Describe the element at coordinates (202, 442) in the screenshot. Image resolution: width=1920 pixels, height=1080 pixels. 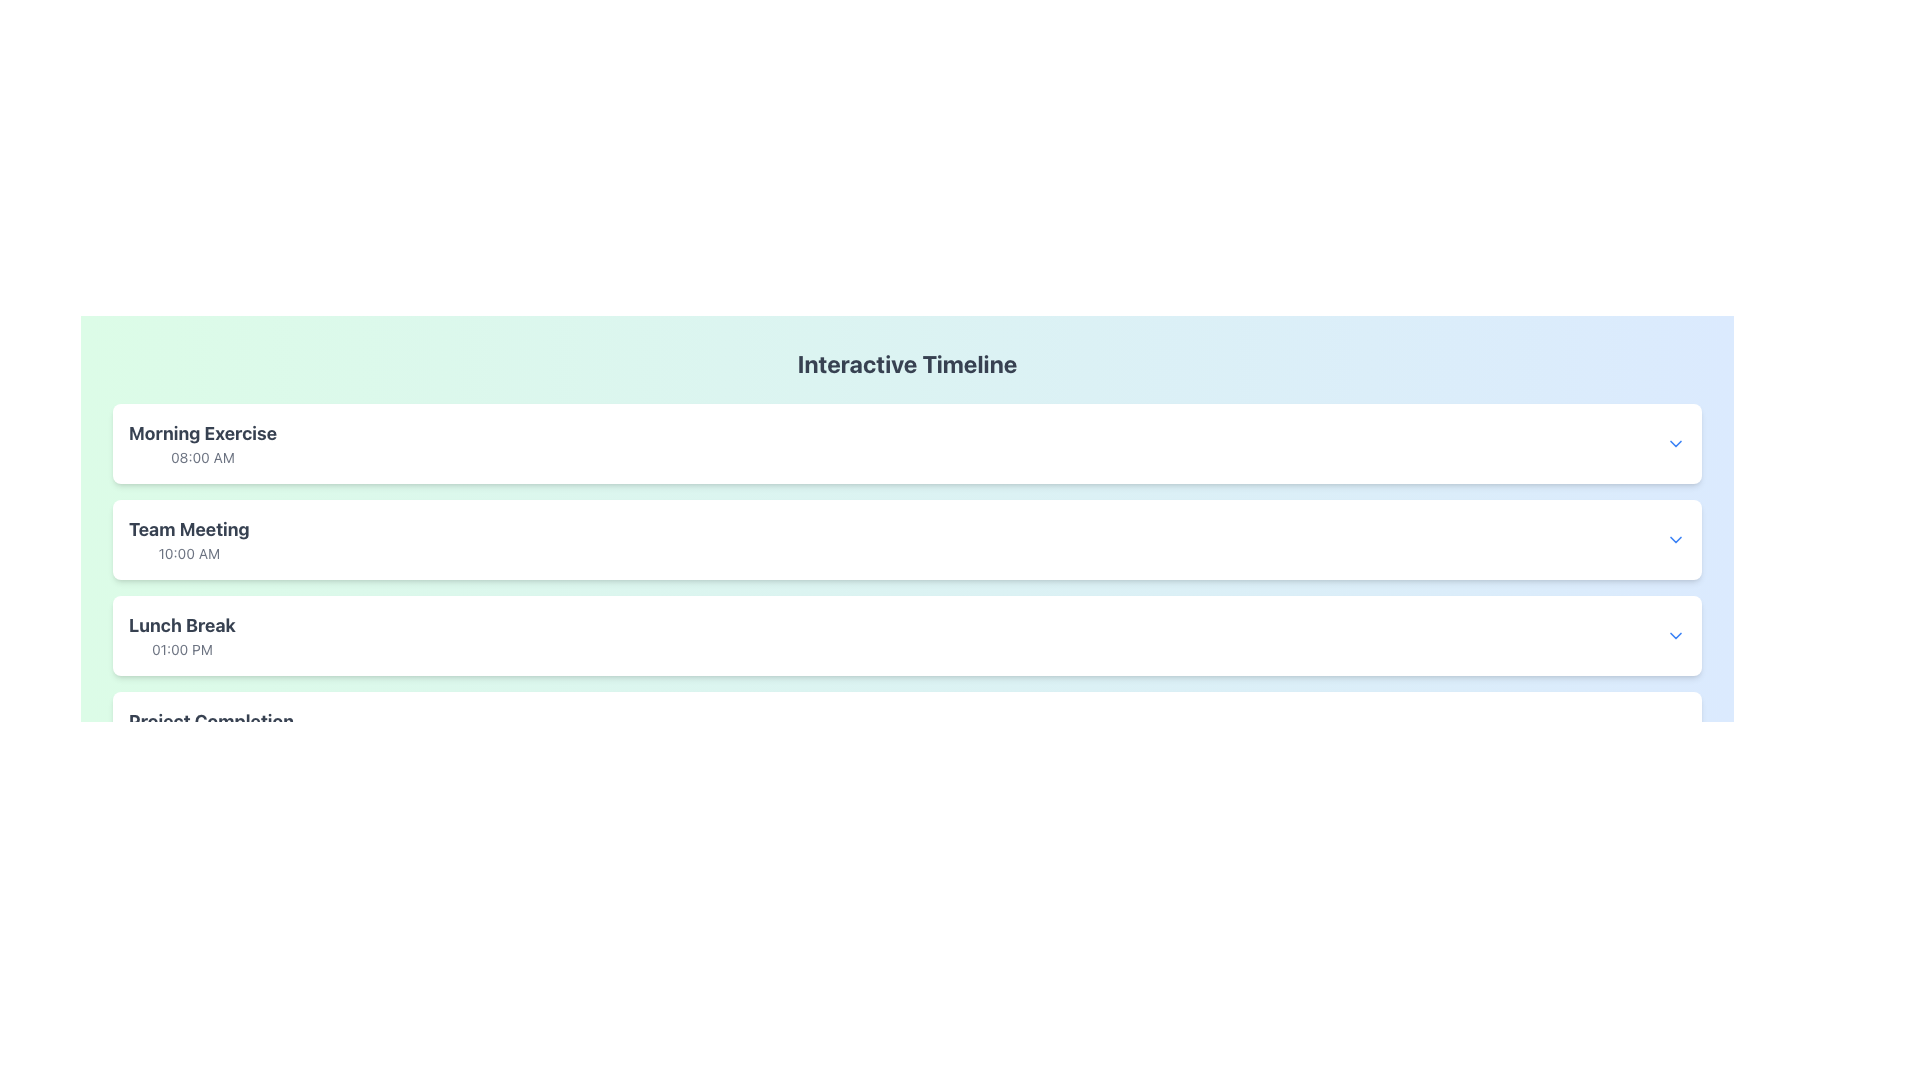
I see `the text content of the informational element displaying 'Morning Exercise' and '08:00 AM', which is the first item in the list of events` at that location.